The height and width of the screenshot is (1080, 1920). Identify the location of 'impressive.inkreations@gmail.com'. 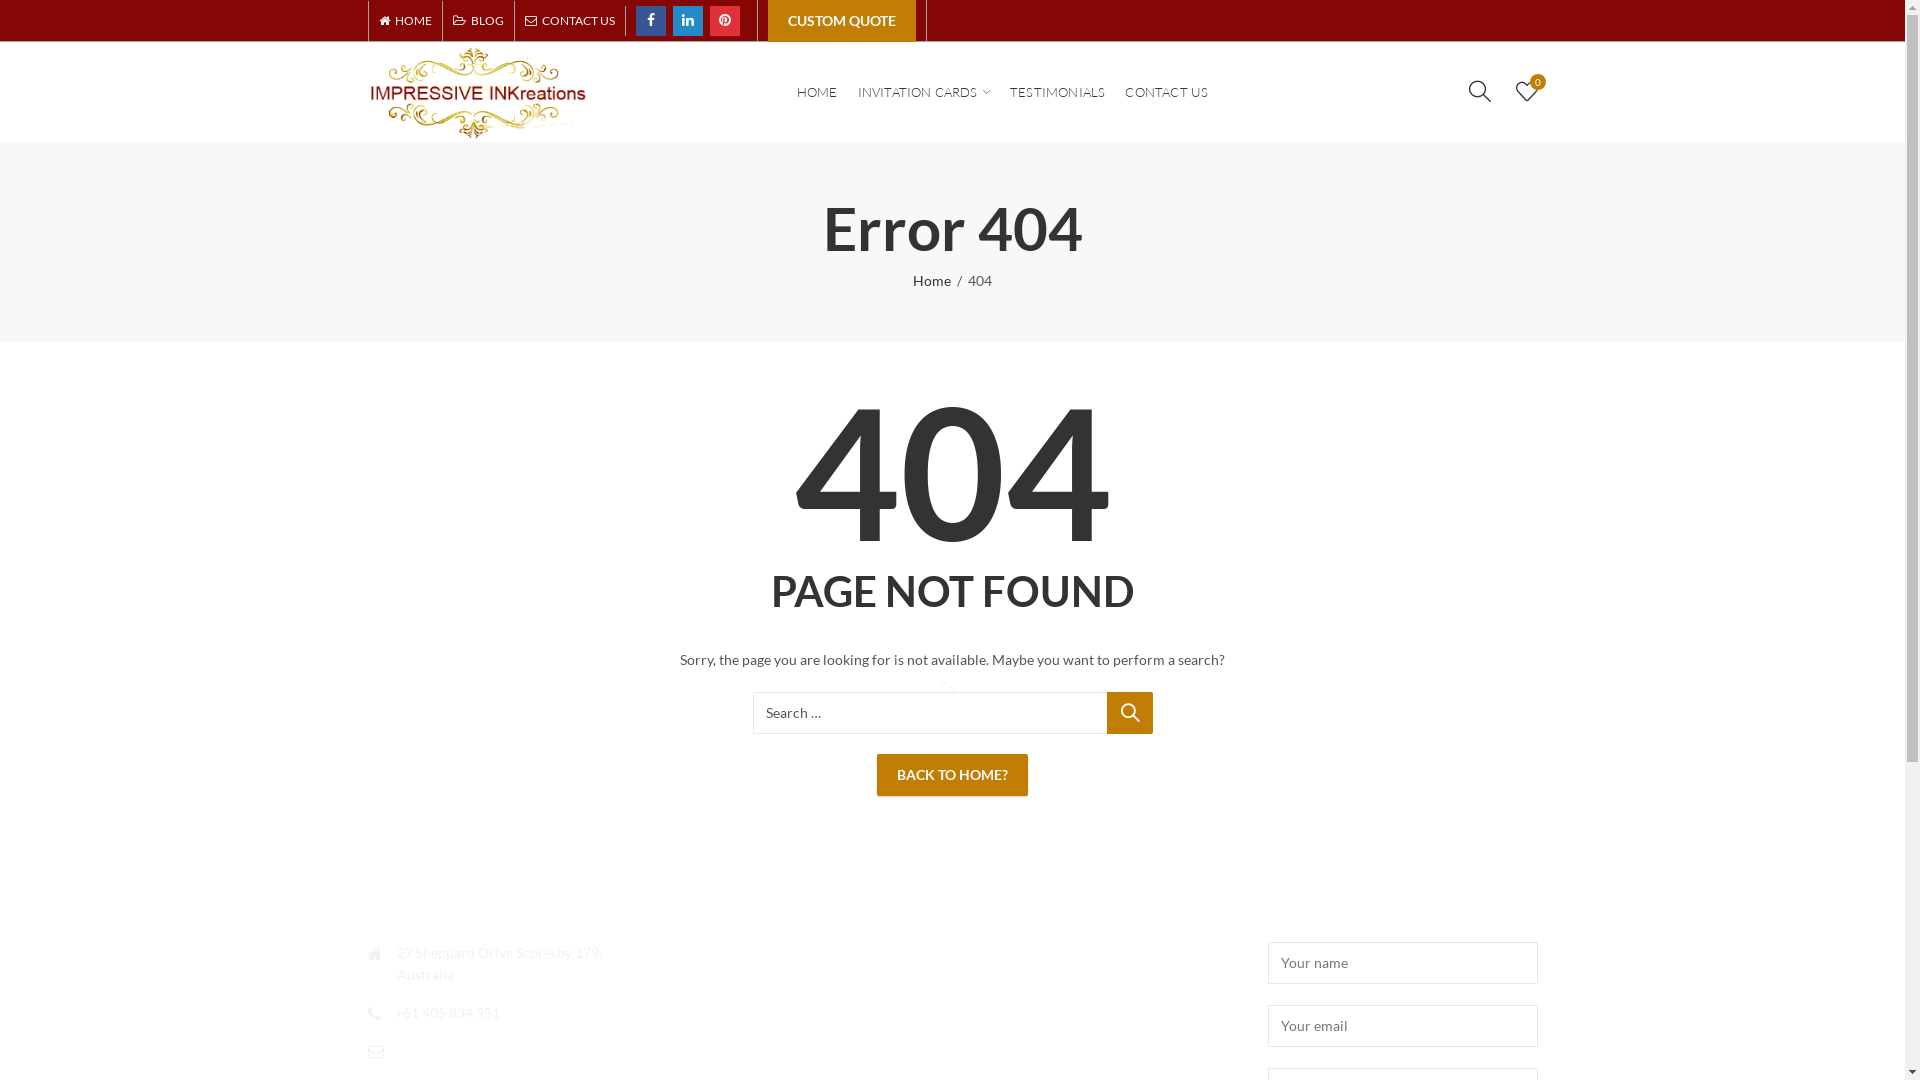
(398, 1048).